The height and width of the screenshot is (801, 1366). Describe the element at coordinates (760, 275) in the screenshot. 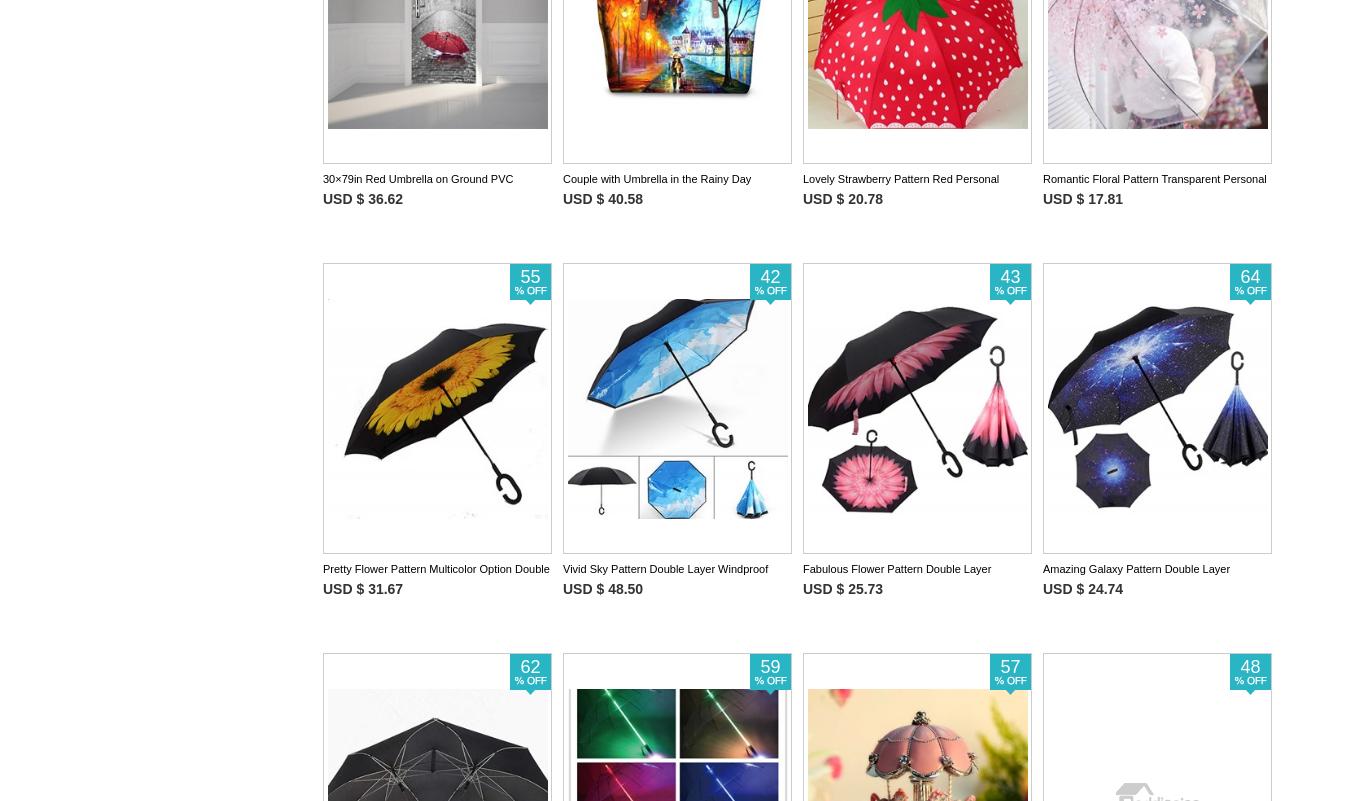

I see `'42'` at that location.